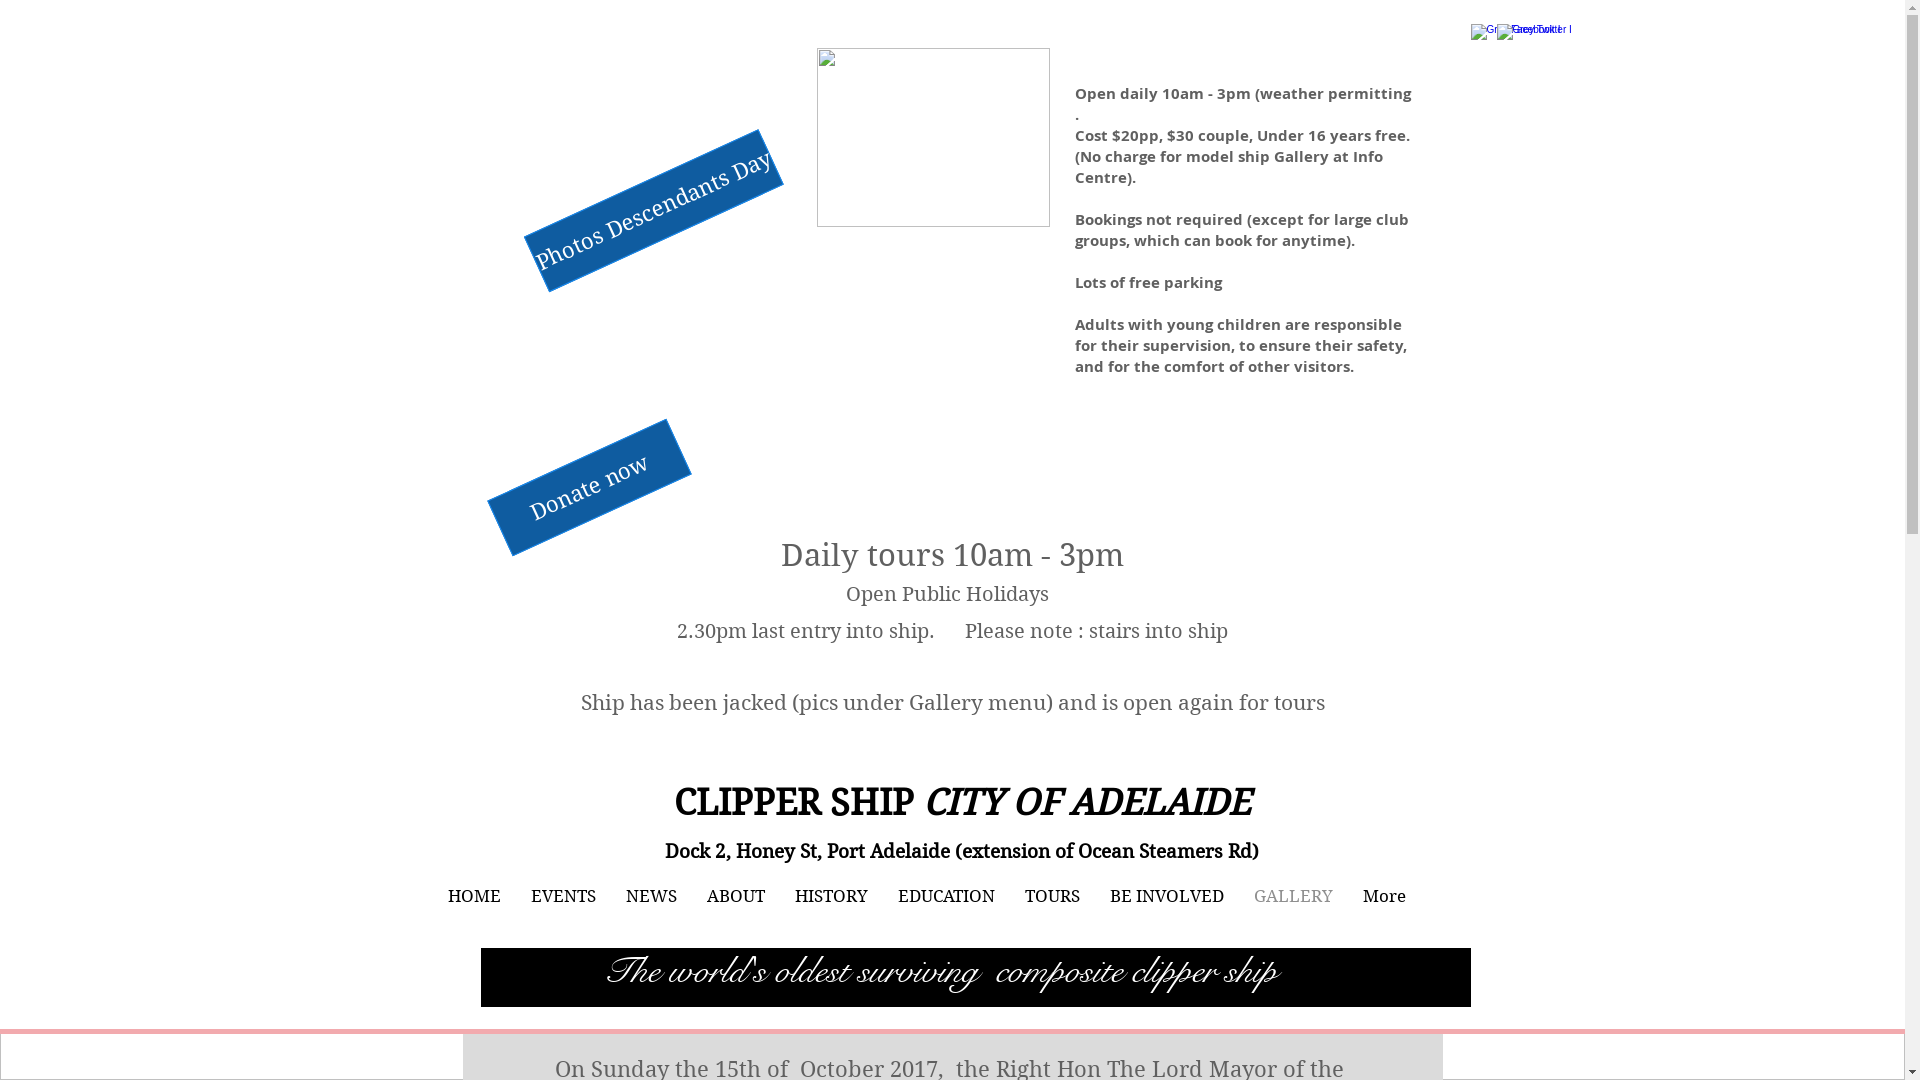 This screenshot has width=1920, height=1080. What do you see at coordinates (1051, 895) in the screenshot?
I see `'TOURS'` at bounding box center [1051, 895].